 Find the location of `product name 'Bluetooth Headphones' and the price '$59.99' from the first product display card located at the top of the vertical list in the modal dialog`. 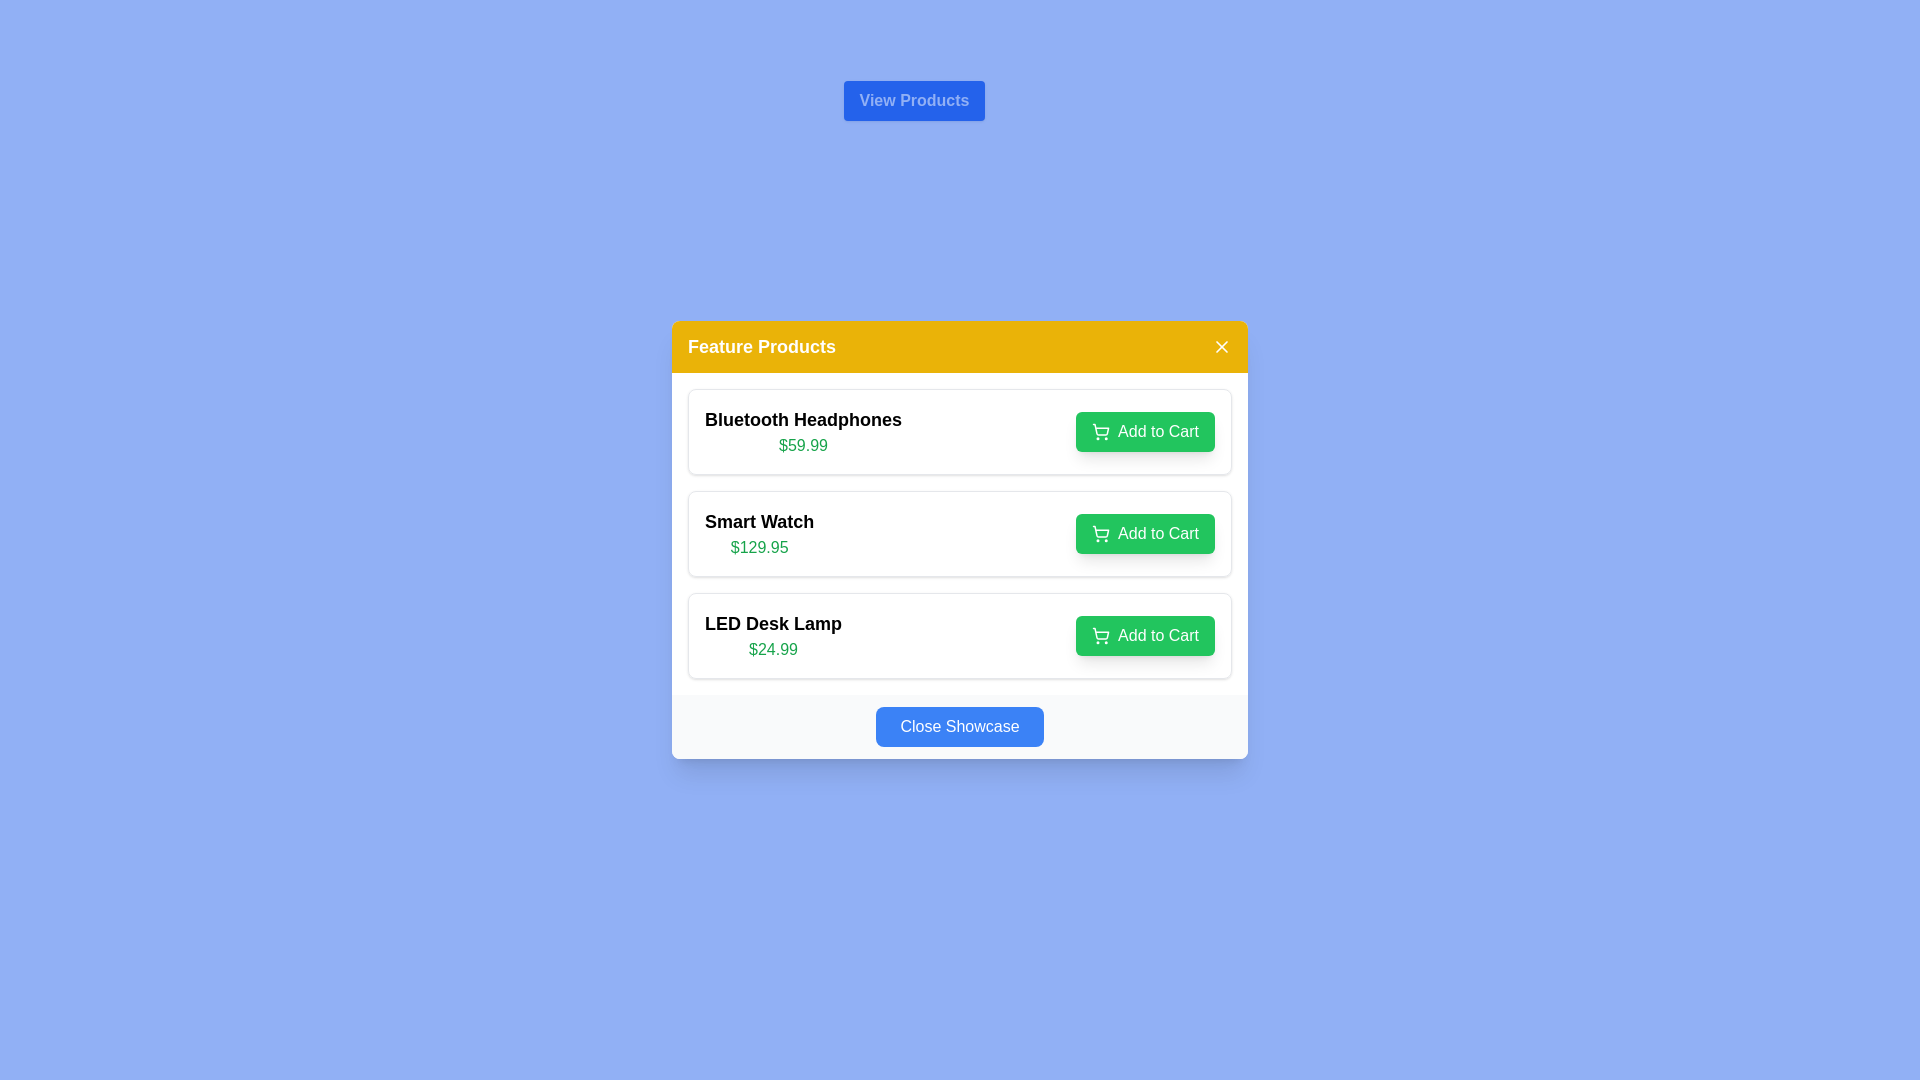

product name 'Bluetooth Headphones' and the price '$59.99' from the first product display card located at the top of the vertical list in the modal dialog is located at coordinates (803, 431).